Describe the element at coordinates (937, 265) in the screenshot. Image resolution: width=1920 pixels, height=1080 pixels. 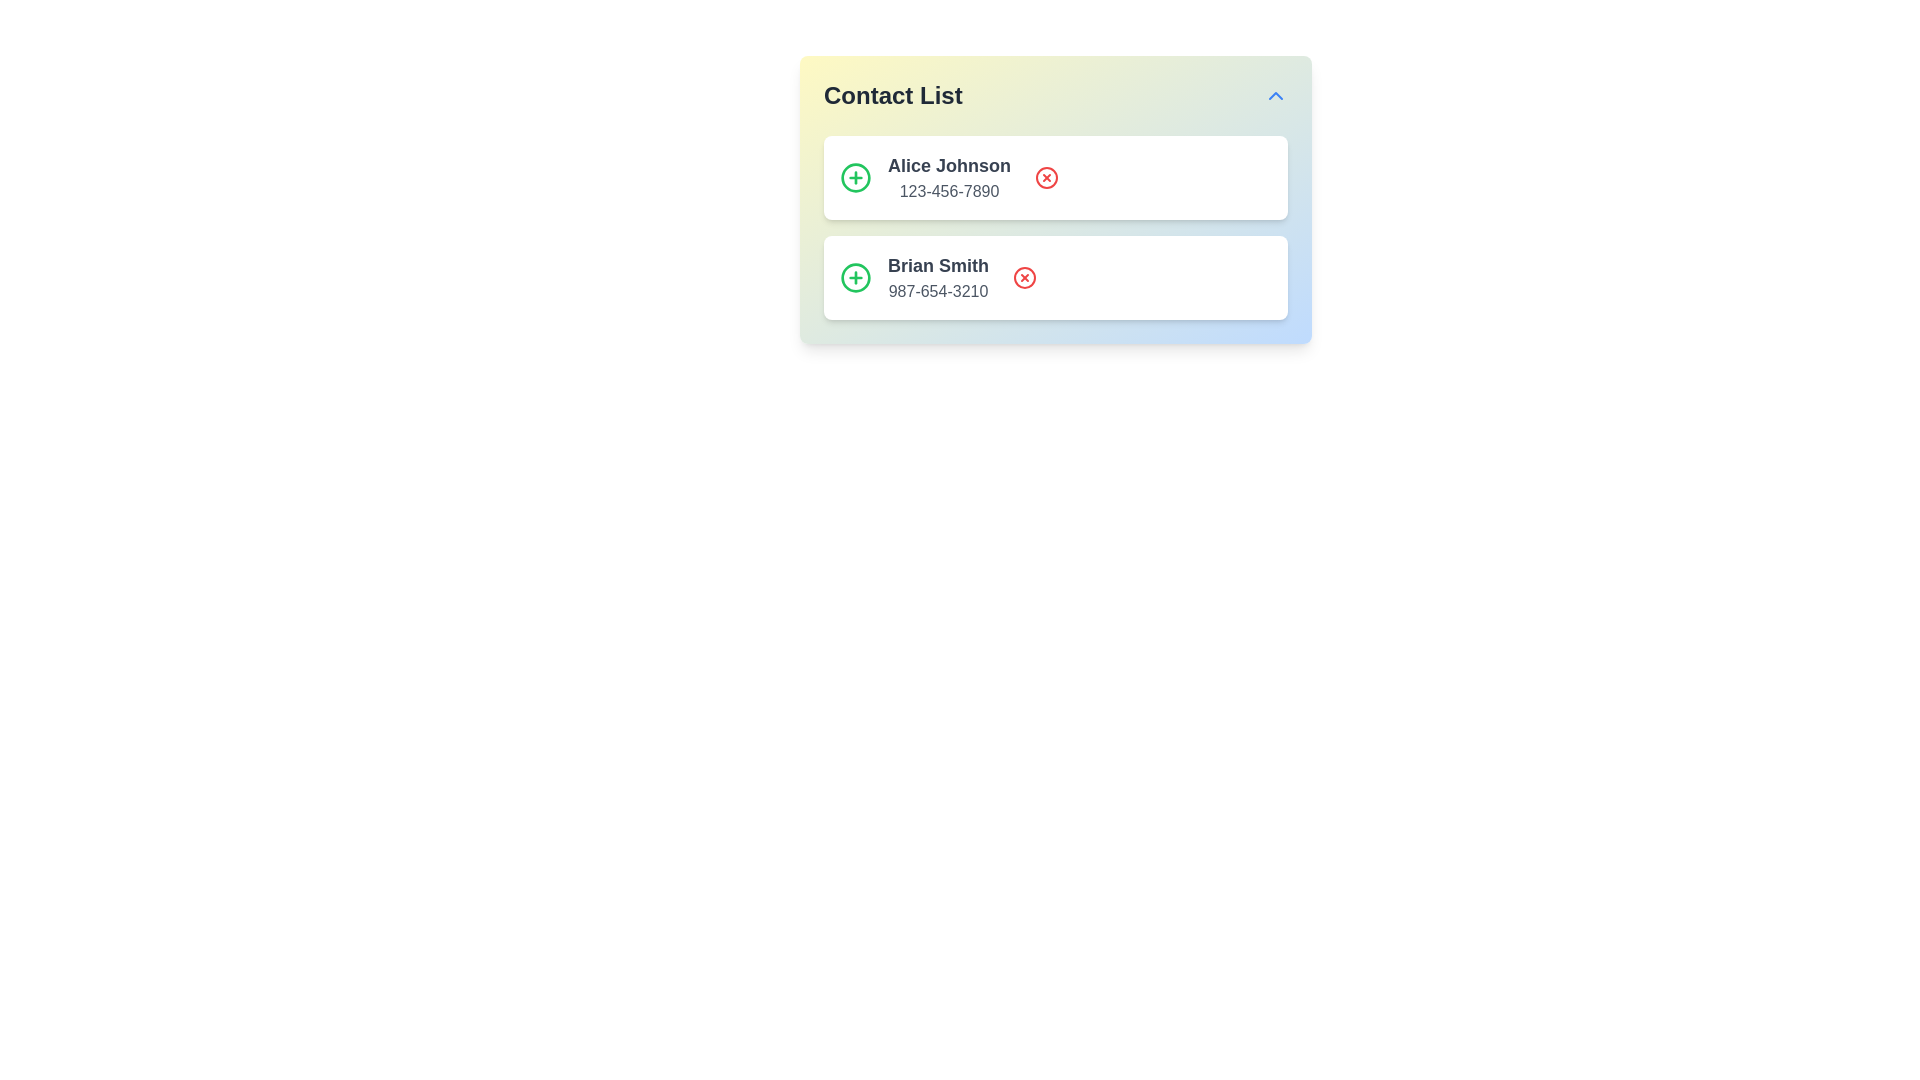
I see `the text label displaying 'Brian Smith' in the contact card layout, which is styled in bold and larger font, indicating its significance in the 'Contact List' section` at that location.